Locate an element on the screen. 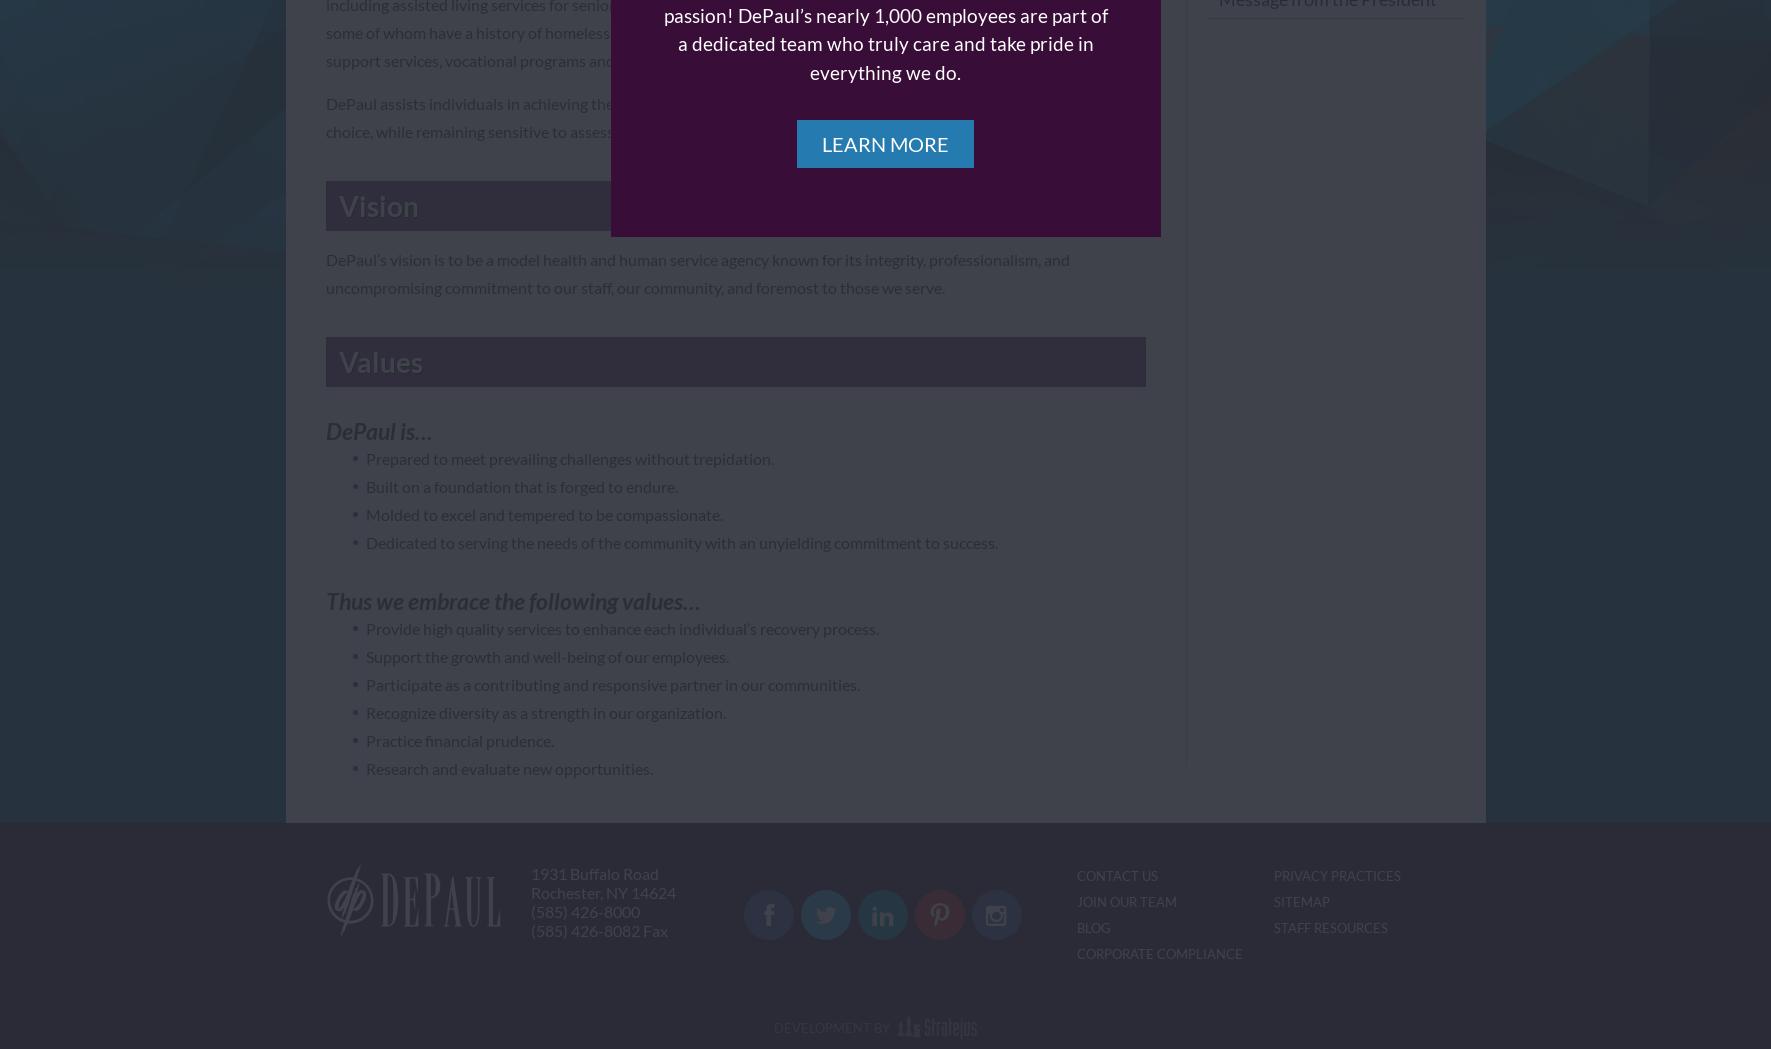  'Research and evaluate new opportunities.' is located at coordinates (507, 768).